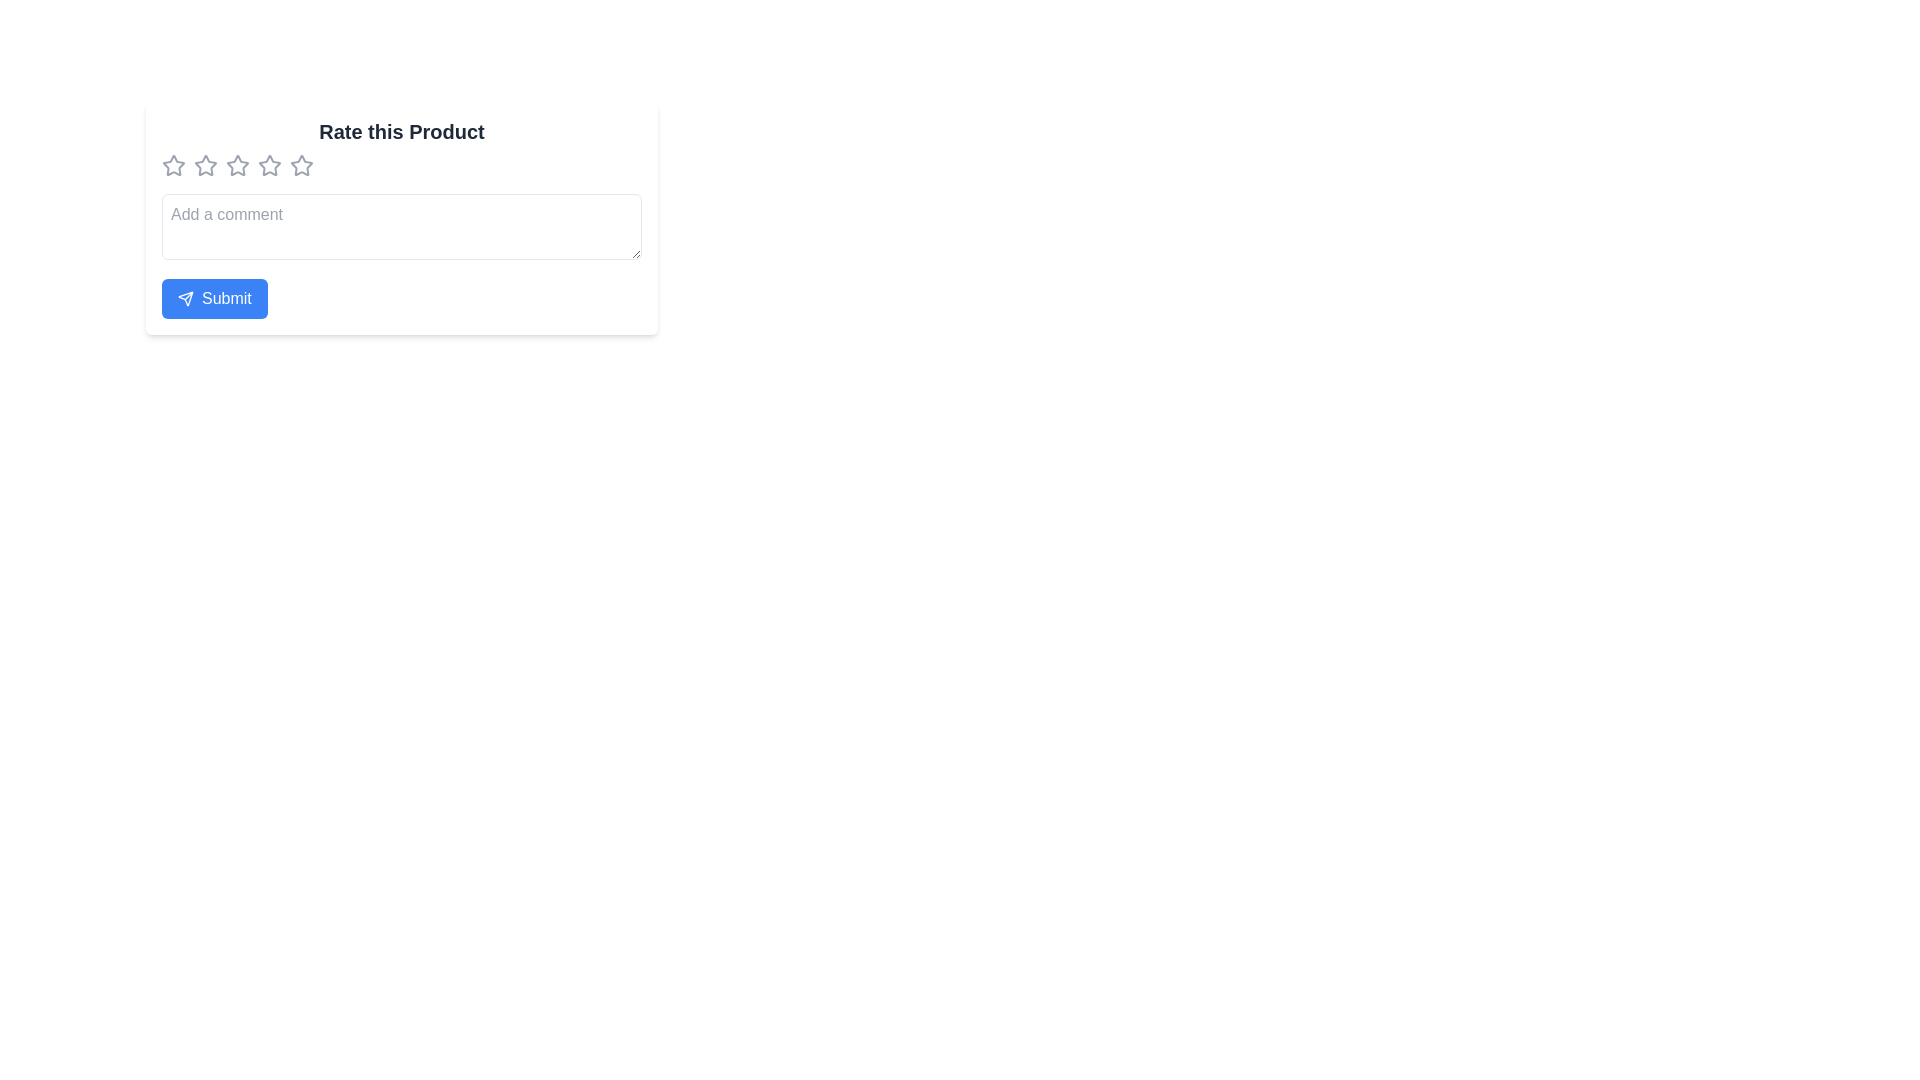 The width and height of the screenshot is (1920, 1080). I want to click on the first star icon in the rating system, so click(173, 164).